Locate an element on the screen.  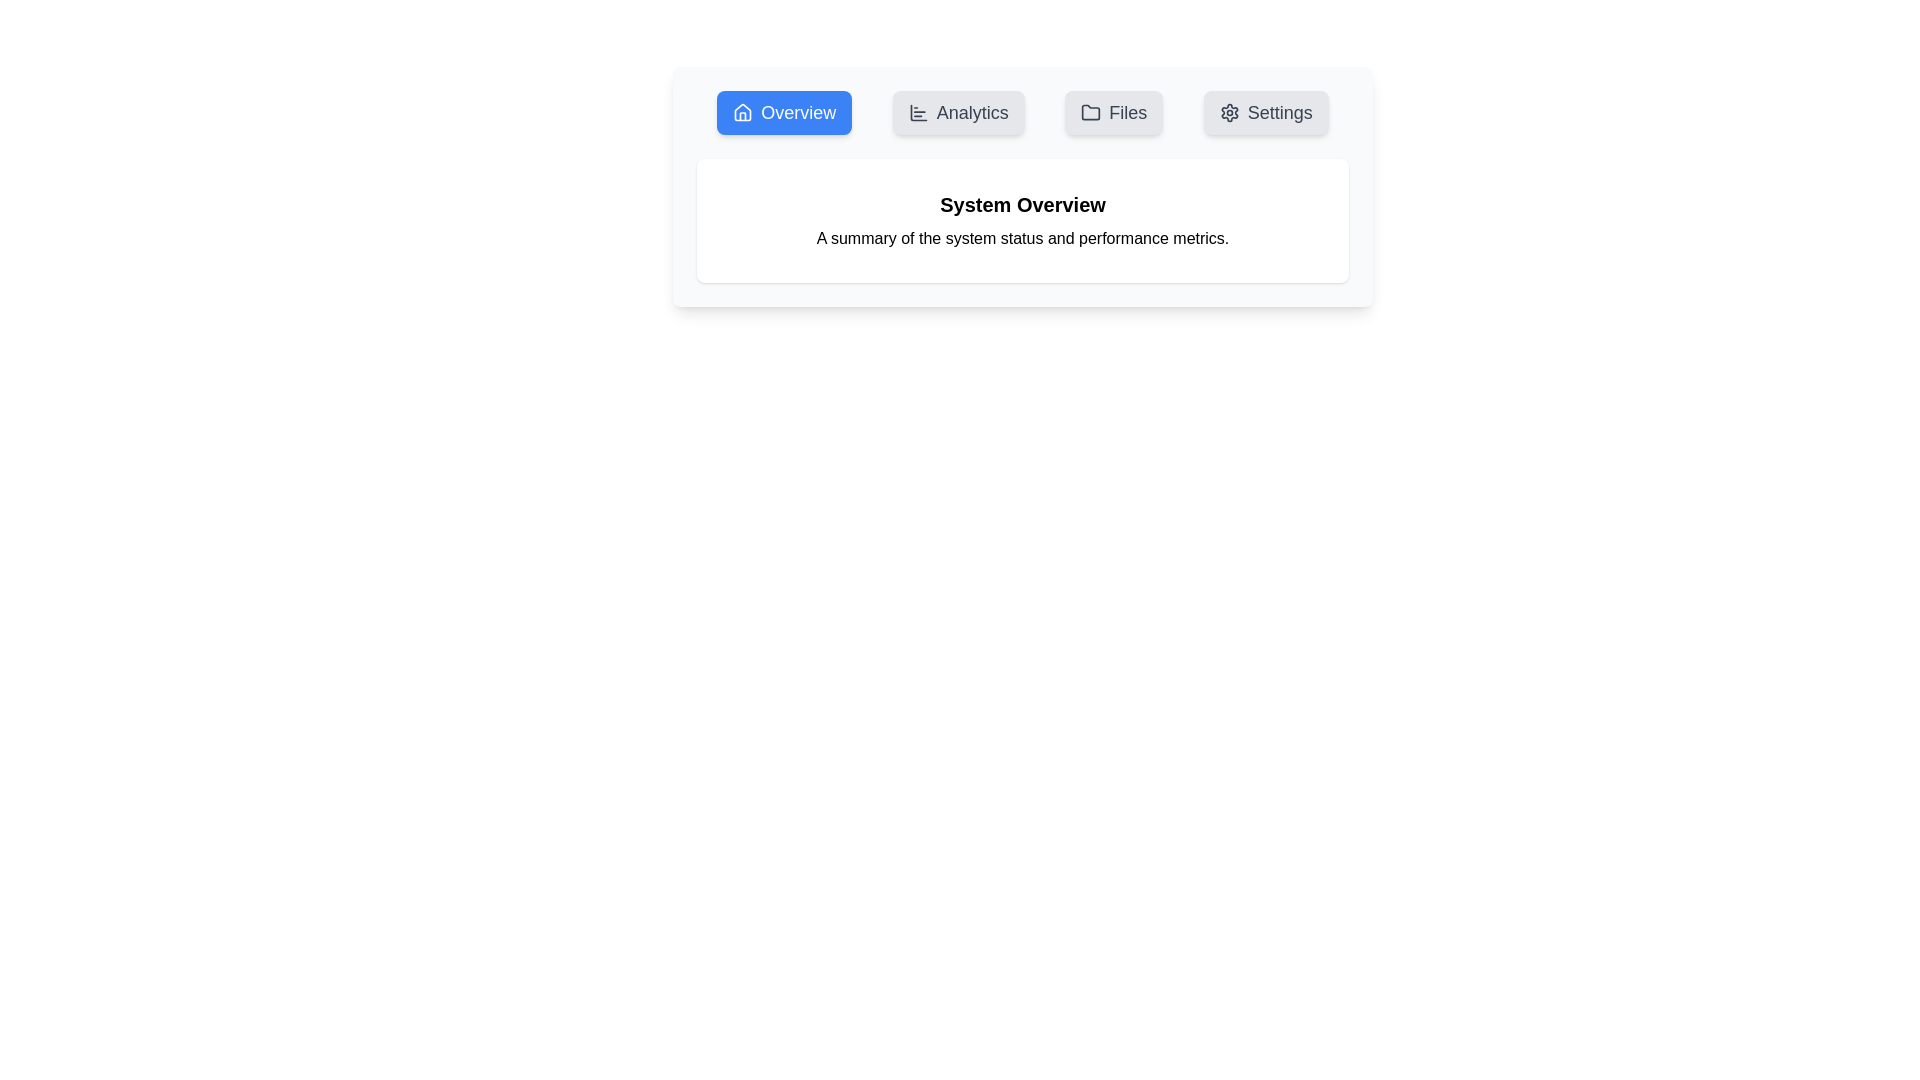
the 'Overview' icon located within the navigation bar at the top, preceding the 'Analytics', 'Files', and 'Settings' buttons is located at coordinates (742, 112).